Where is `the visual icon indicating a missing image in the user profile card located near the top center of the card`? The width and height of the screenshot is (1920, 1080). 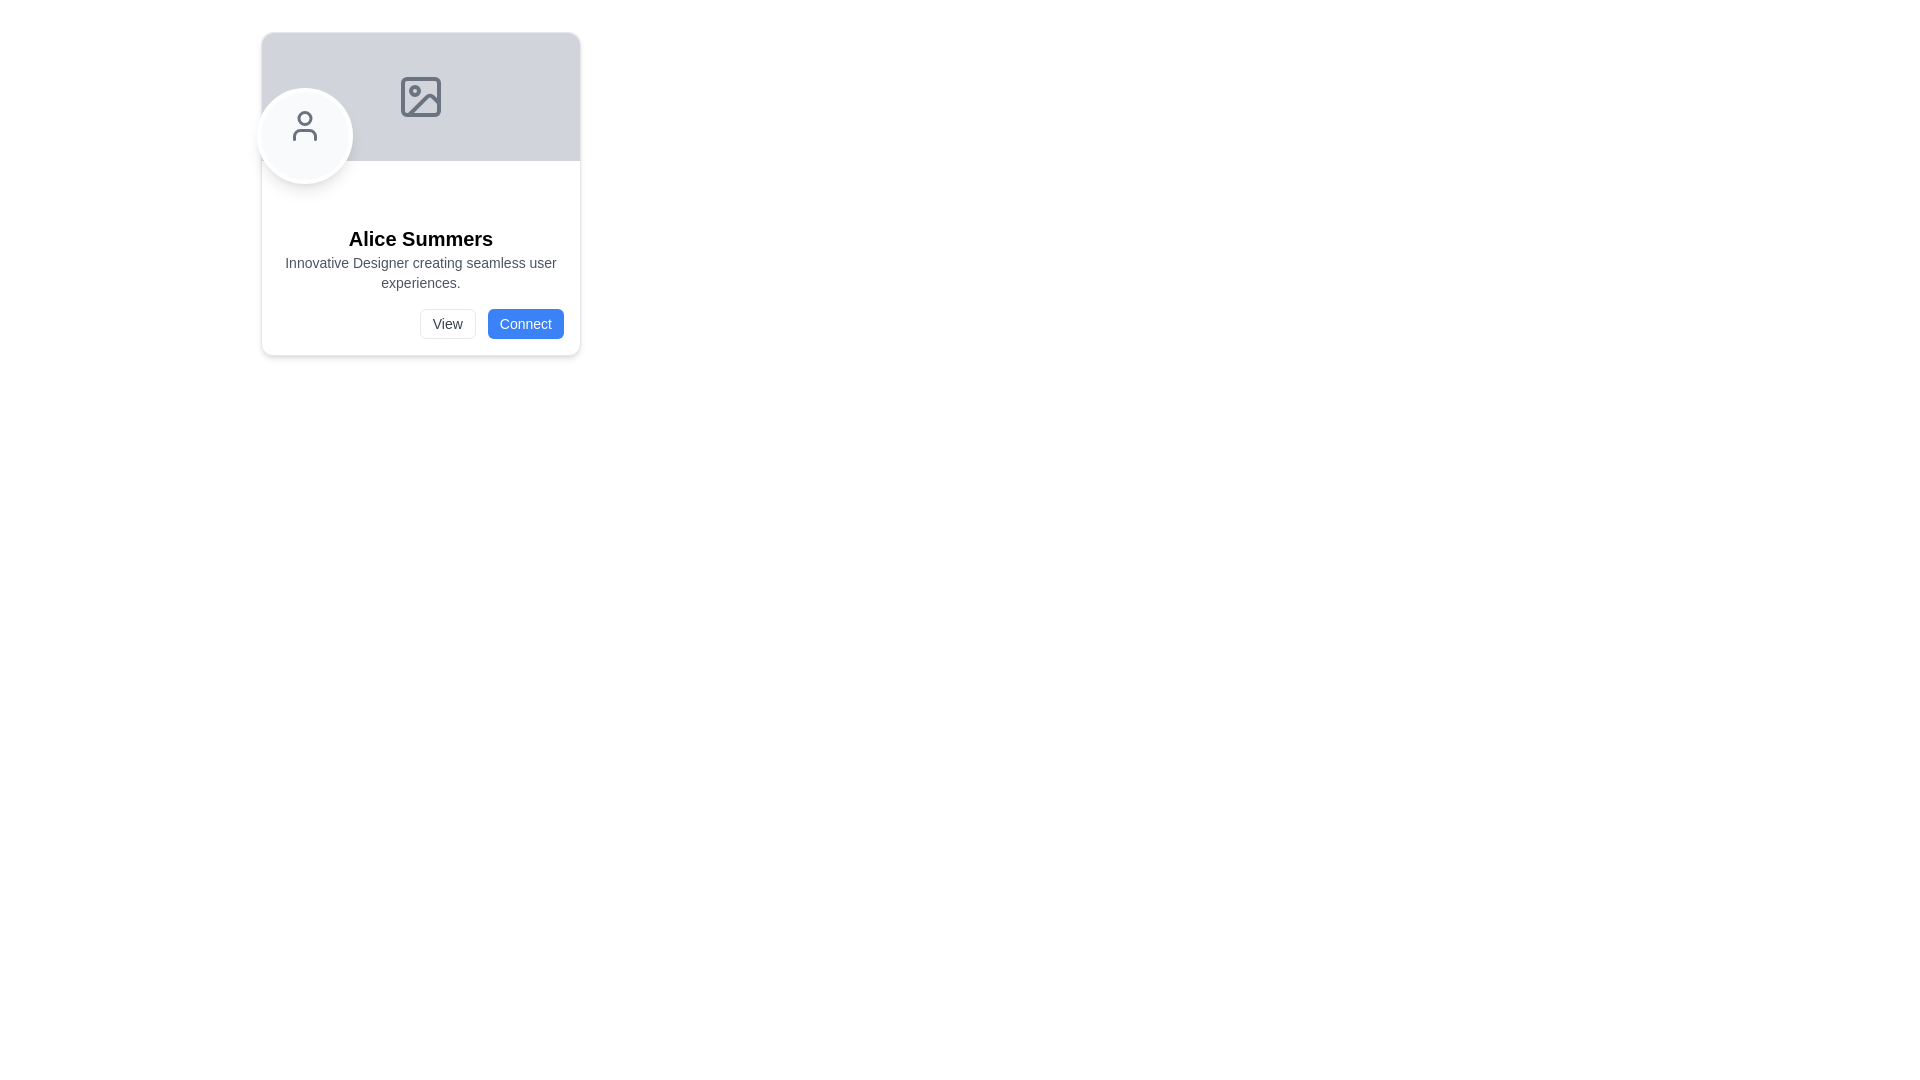
the visual icon indicating a missing image in the user profile card located near the top center of the card is located at coordinates (422, 104).